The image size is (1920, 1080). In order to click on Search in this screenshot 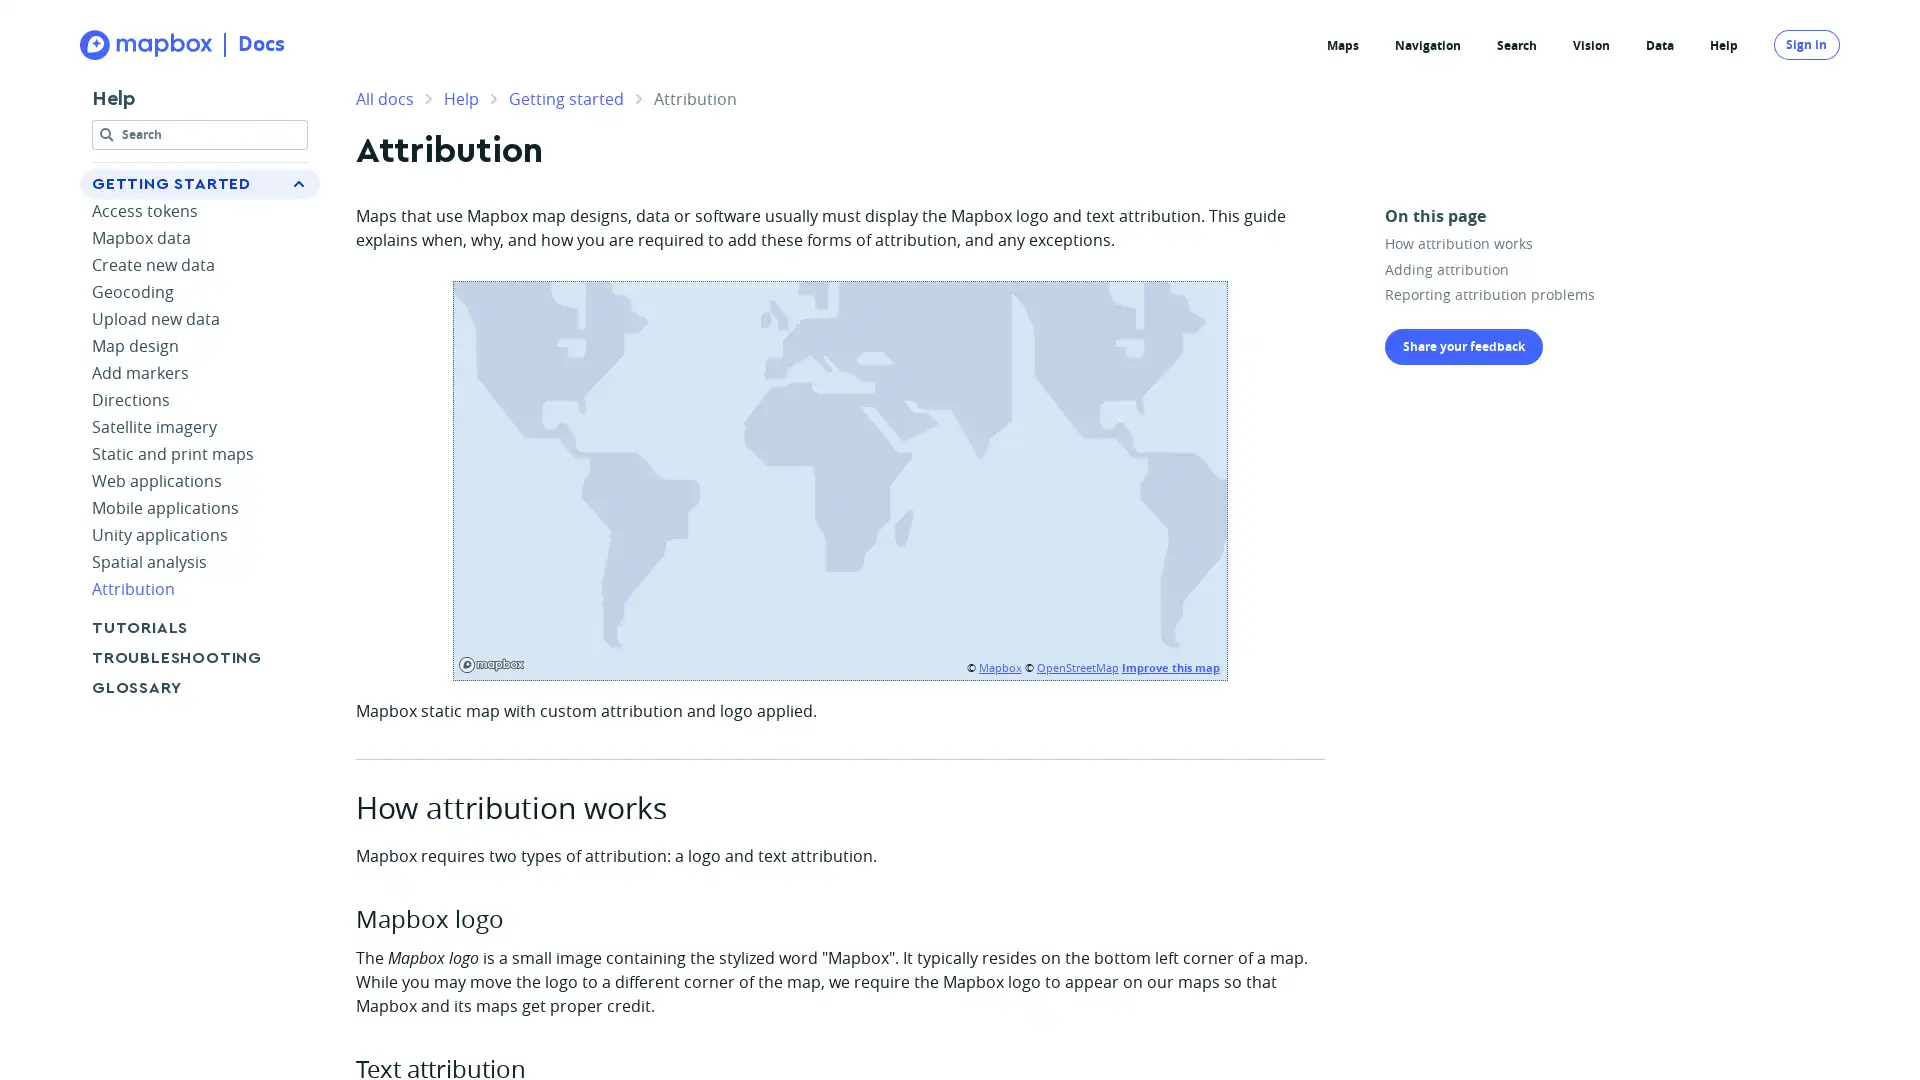, I will do `click(200, 137)`.